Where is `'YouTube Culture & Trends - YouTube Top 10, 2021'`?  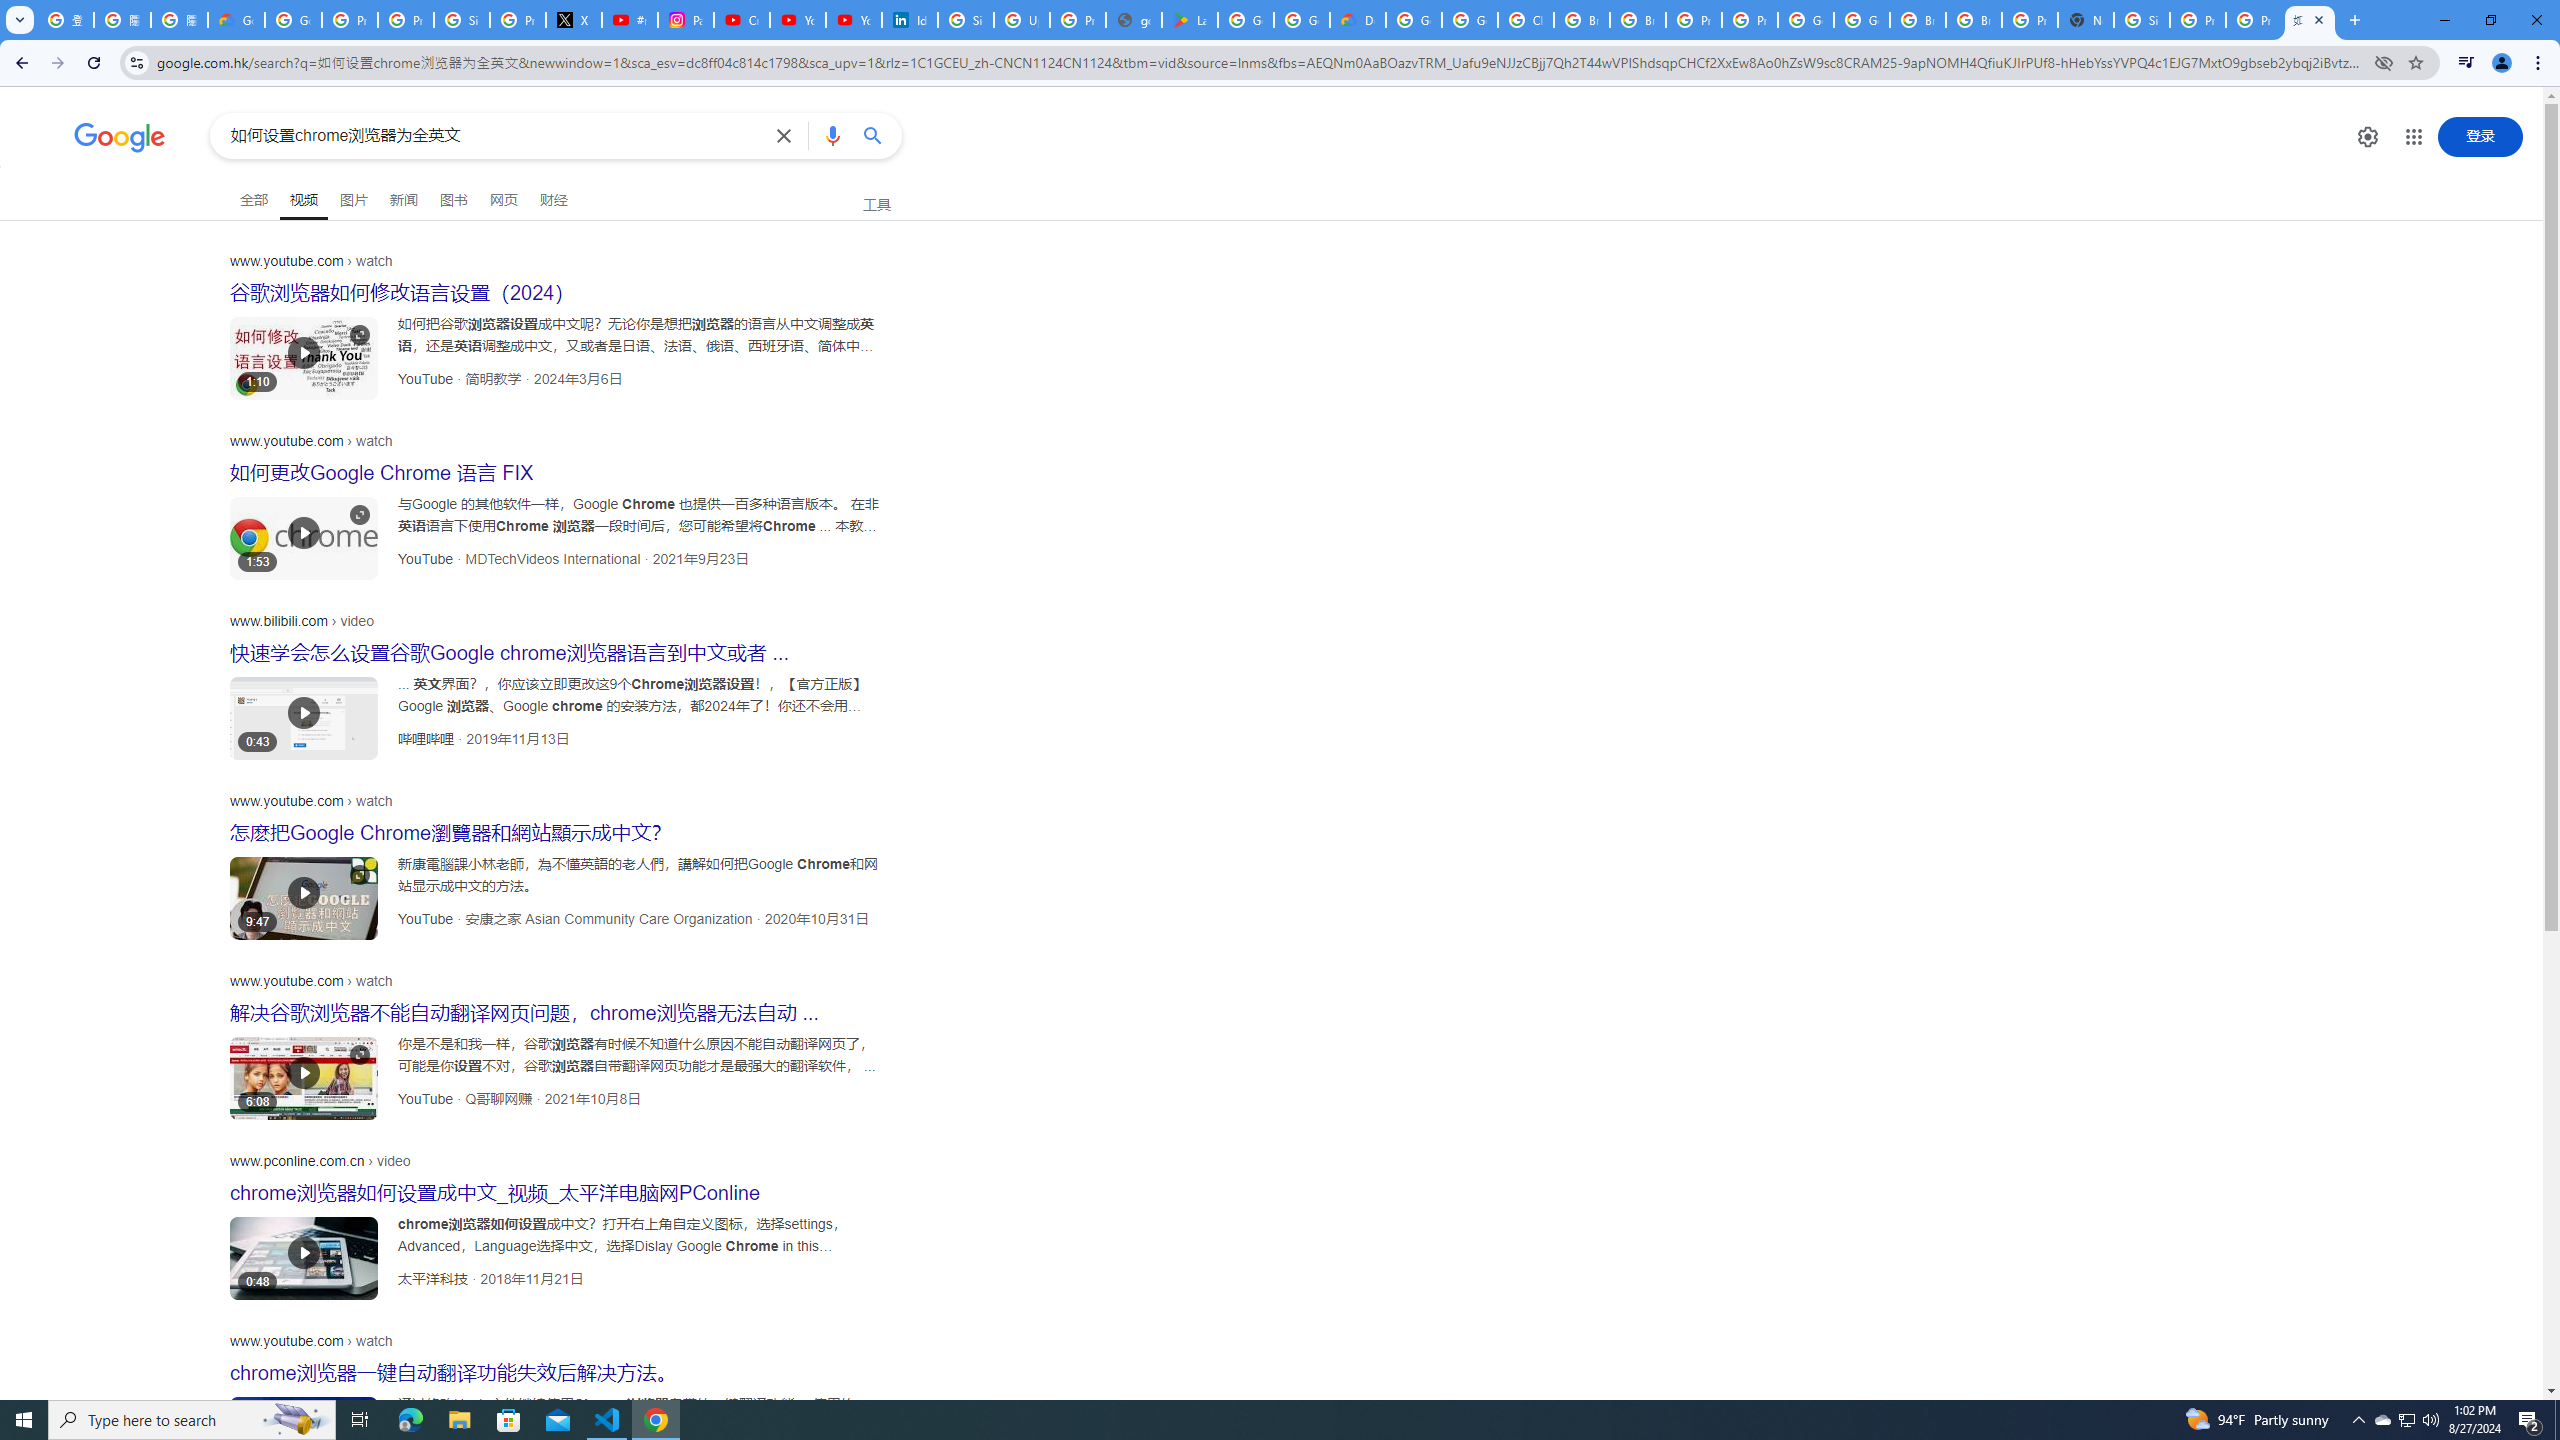
'YouTube Culture & Trends - YouTube Top 10, 2021' is located at coordinates (852, 19).